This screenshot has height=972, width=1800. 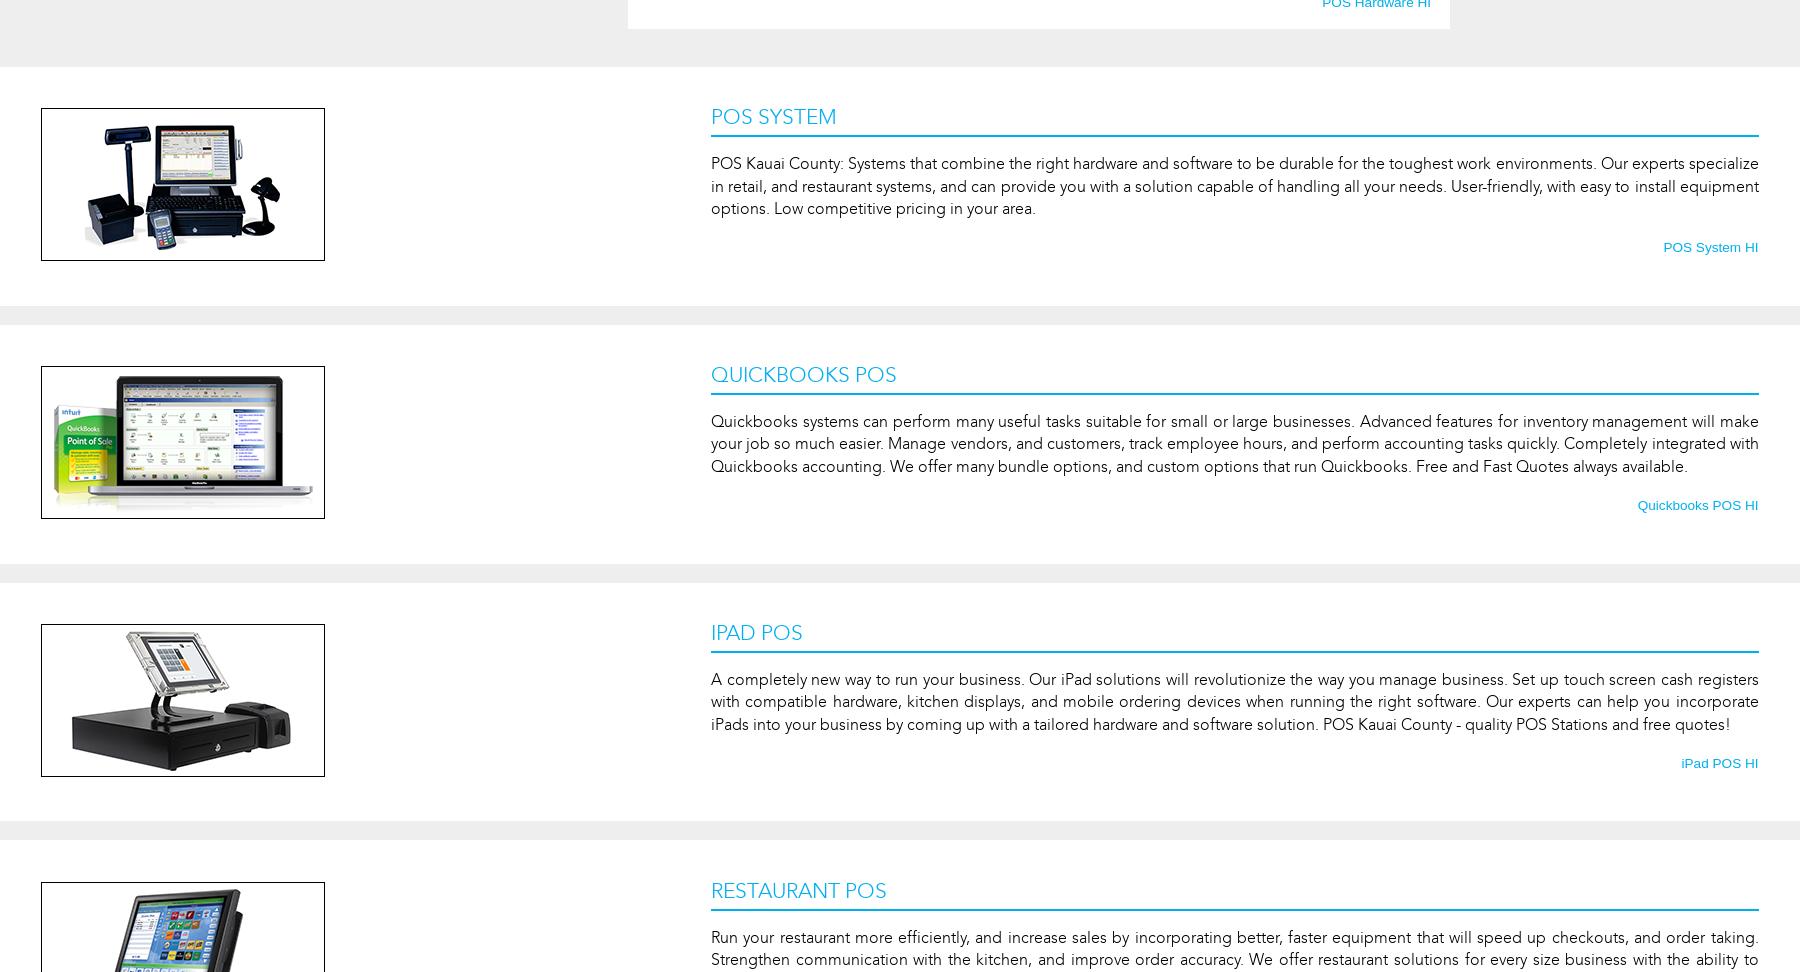 I want to click on 'iPad POS HI', so click(x=1719, y=762).